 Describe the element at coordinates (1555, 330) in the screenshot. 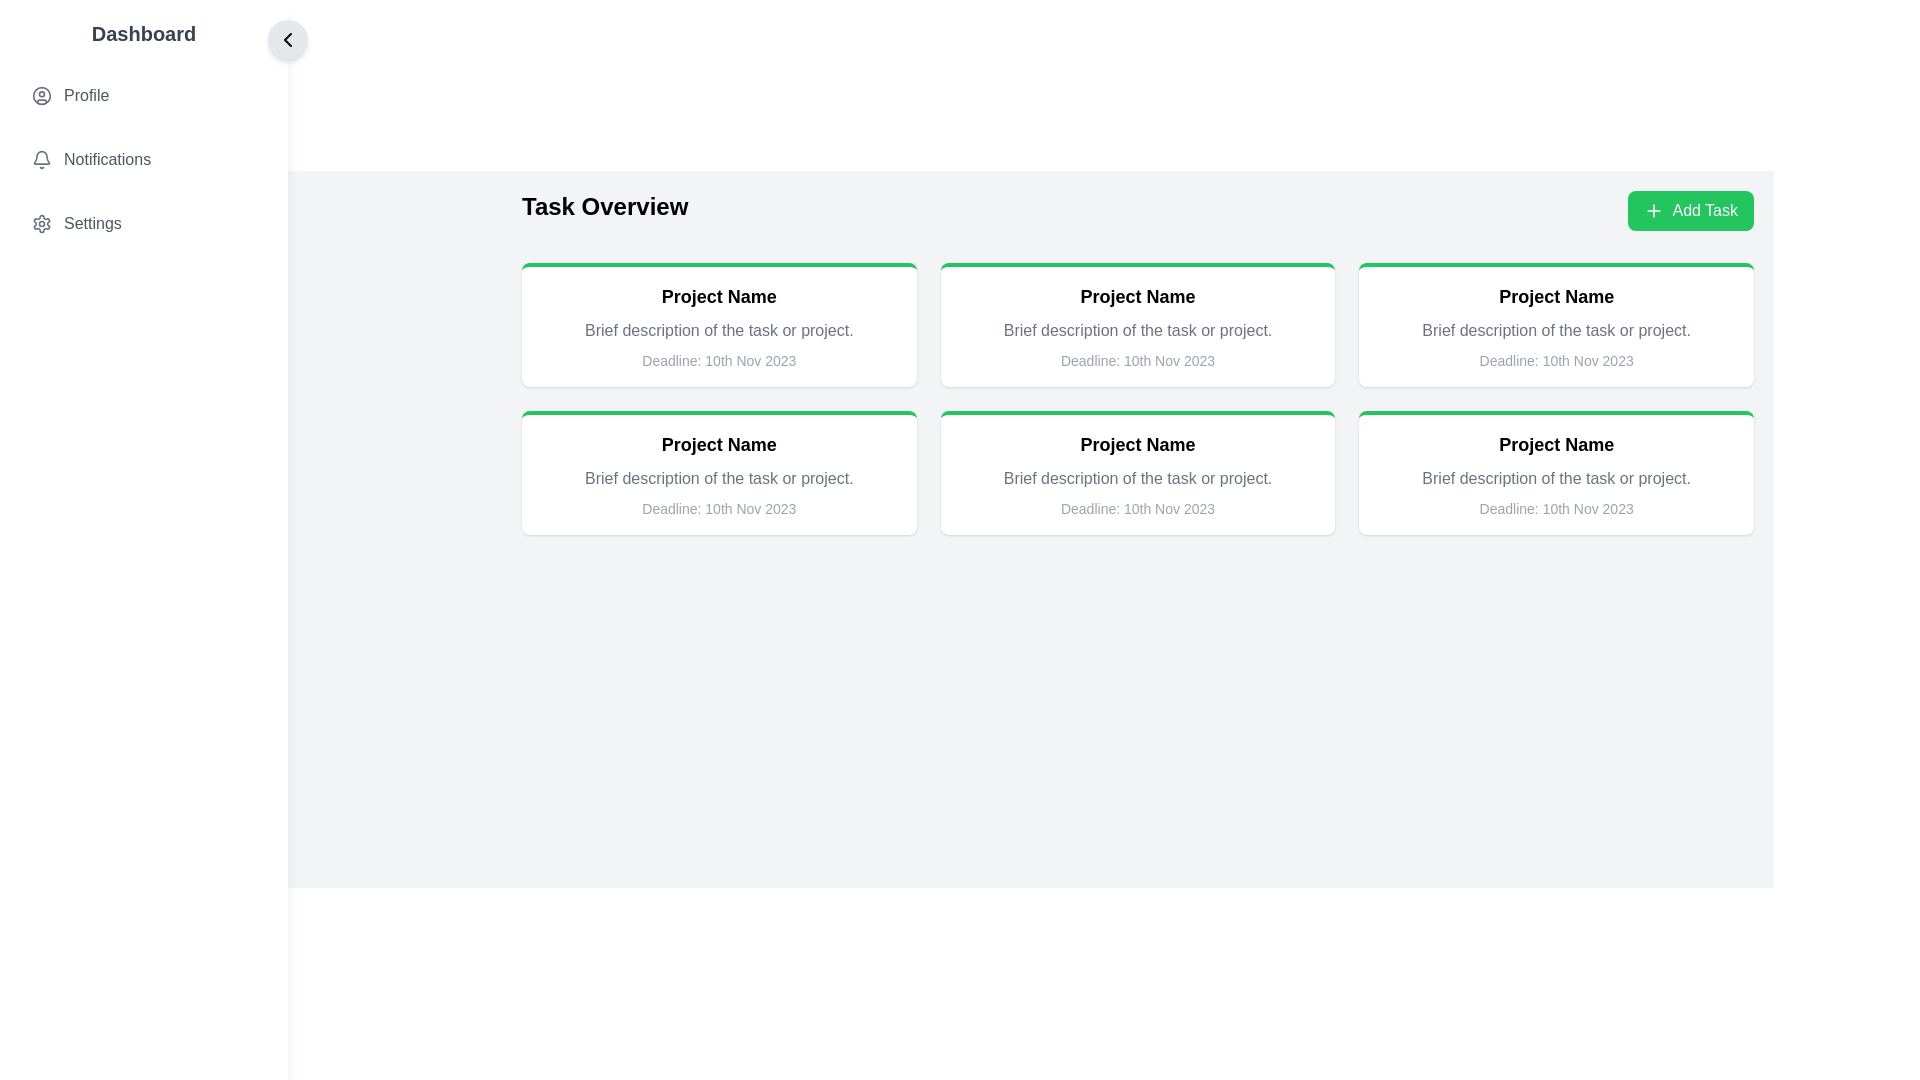

I see `the Text block element that provides additional information for the task or project described in the card, located below the bolded title 'Project Name' and above the deadline label` at that location.